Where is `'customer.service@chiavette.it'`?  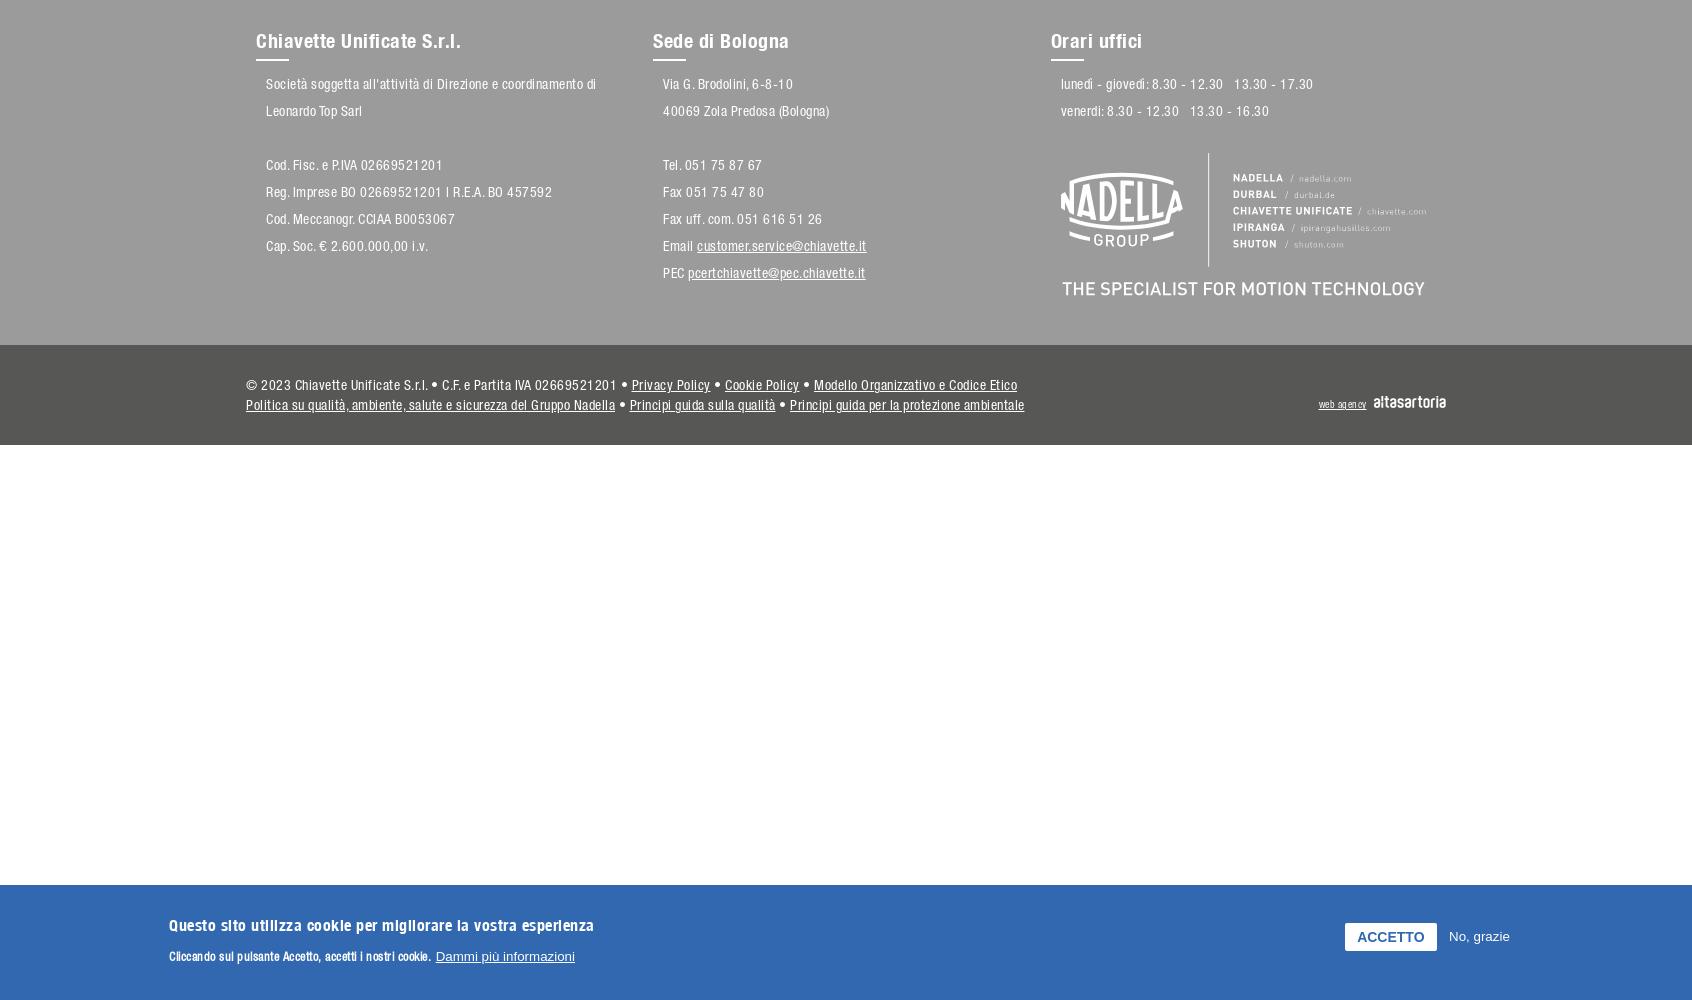
'customer.service@chiavette.it' is located at coordinates (781, 245).